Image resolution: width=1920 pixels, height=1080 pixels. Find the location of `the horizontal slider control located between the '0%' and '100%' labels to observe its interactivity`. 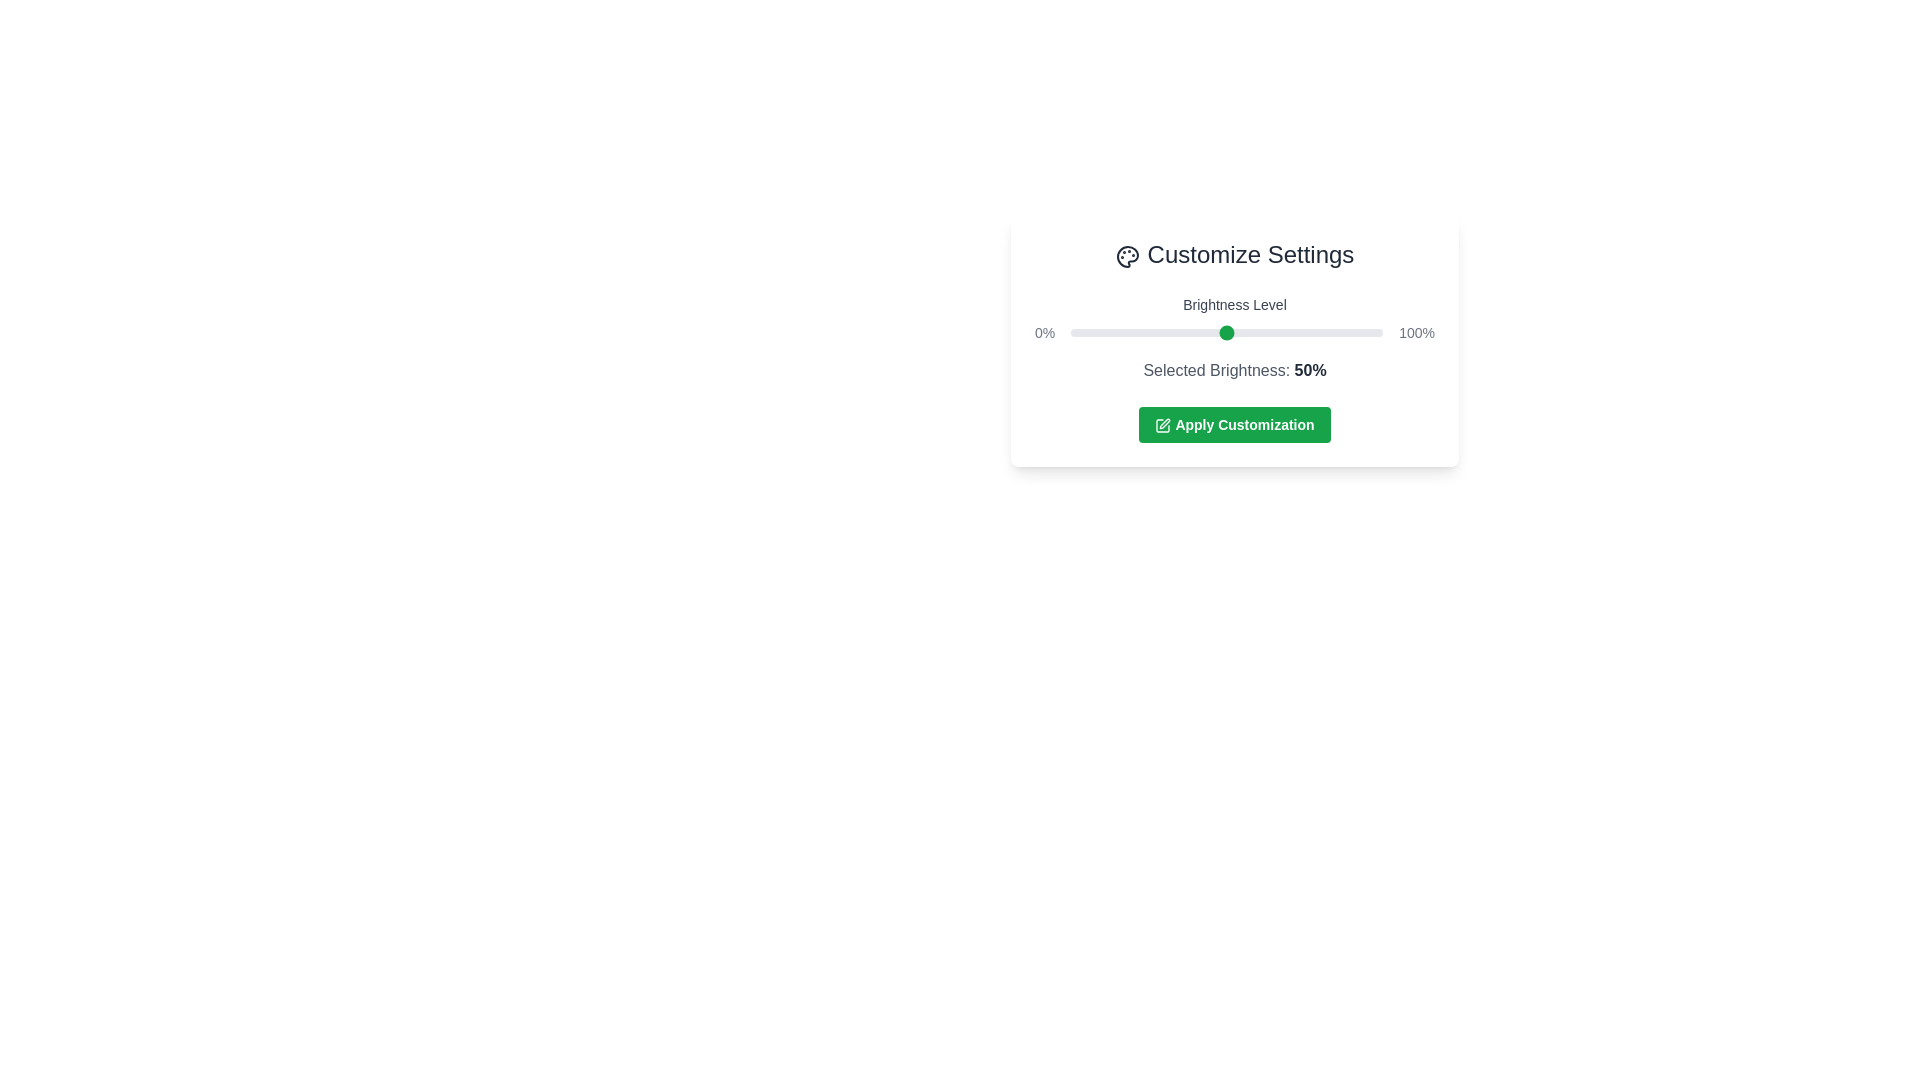

the horizontal slider control located between the '0%' and '100%' labels to observe its interactivity is located at coordinates (1226, 331).